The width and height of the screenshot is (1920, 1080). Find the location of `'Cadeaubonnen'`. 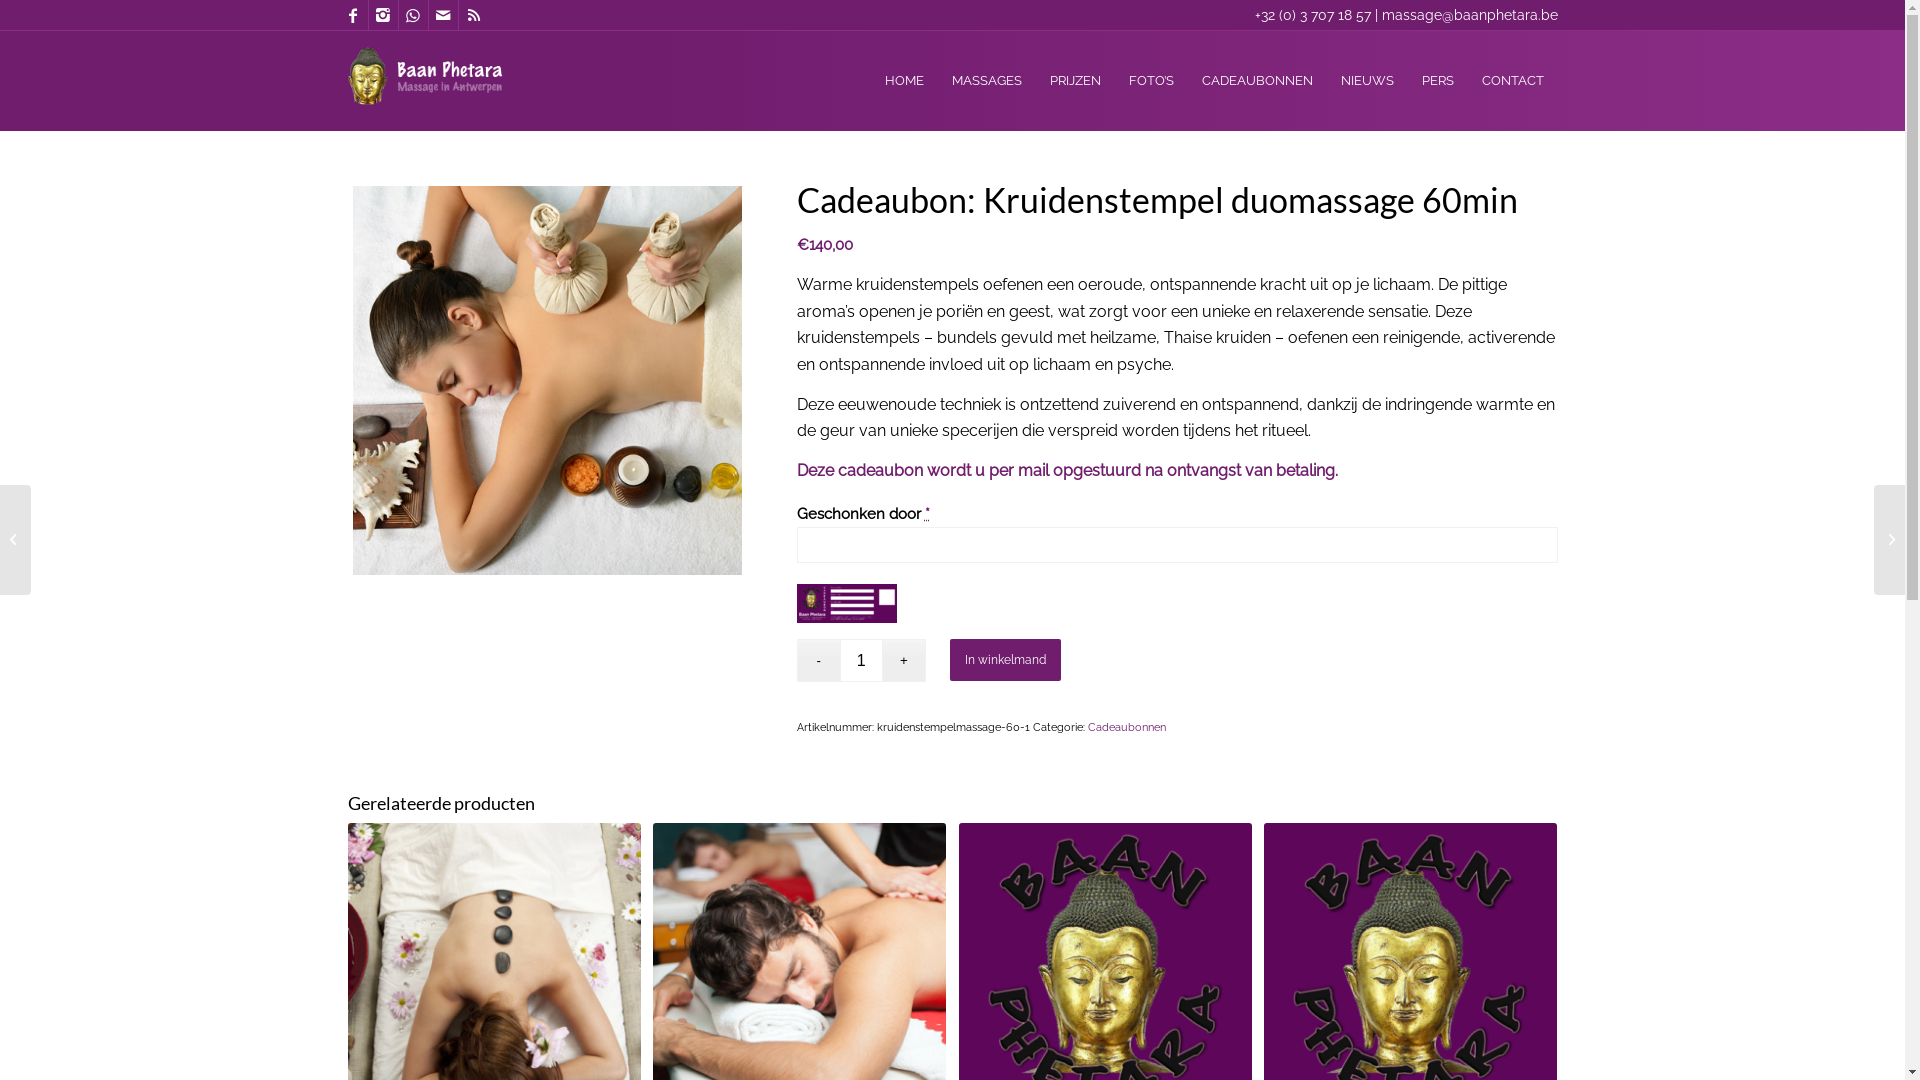

'Cadeaubonnen' is located at coordinates (1087, 727).